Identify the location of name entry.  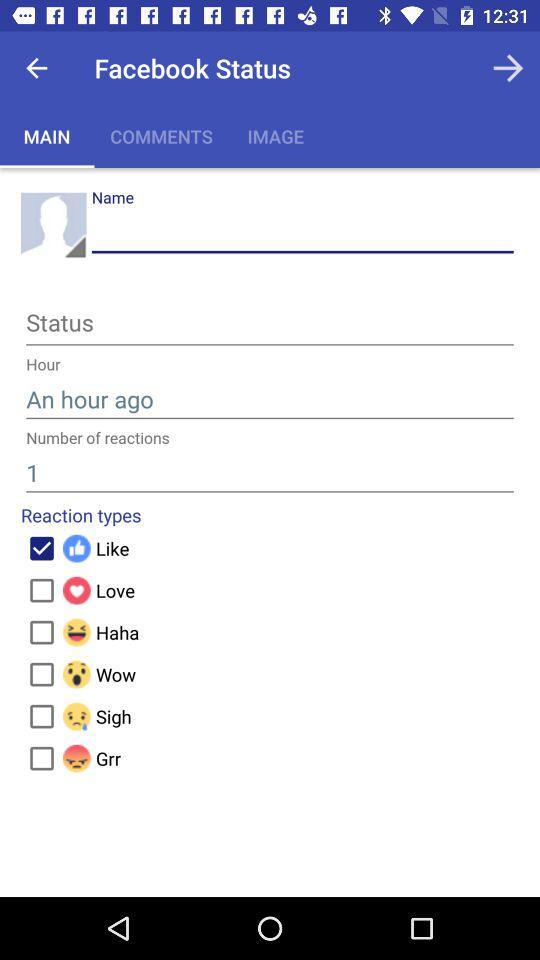
(301, 232).